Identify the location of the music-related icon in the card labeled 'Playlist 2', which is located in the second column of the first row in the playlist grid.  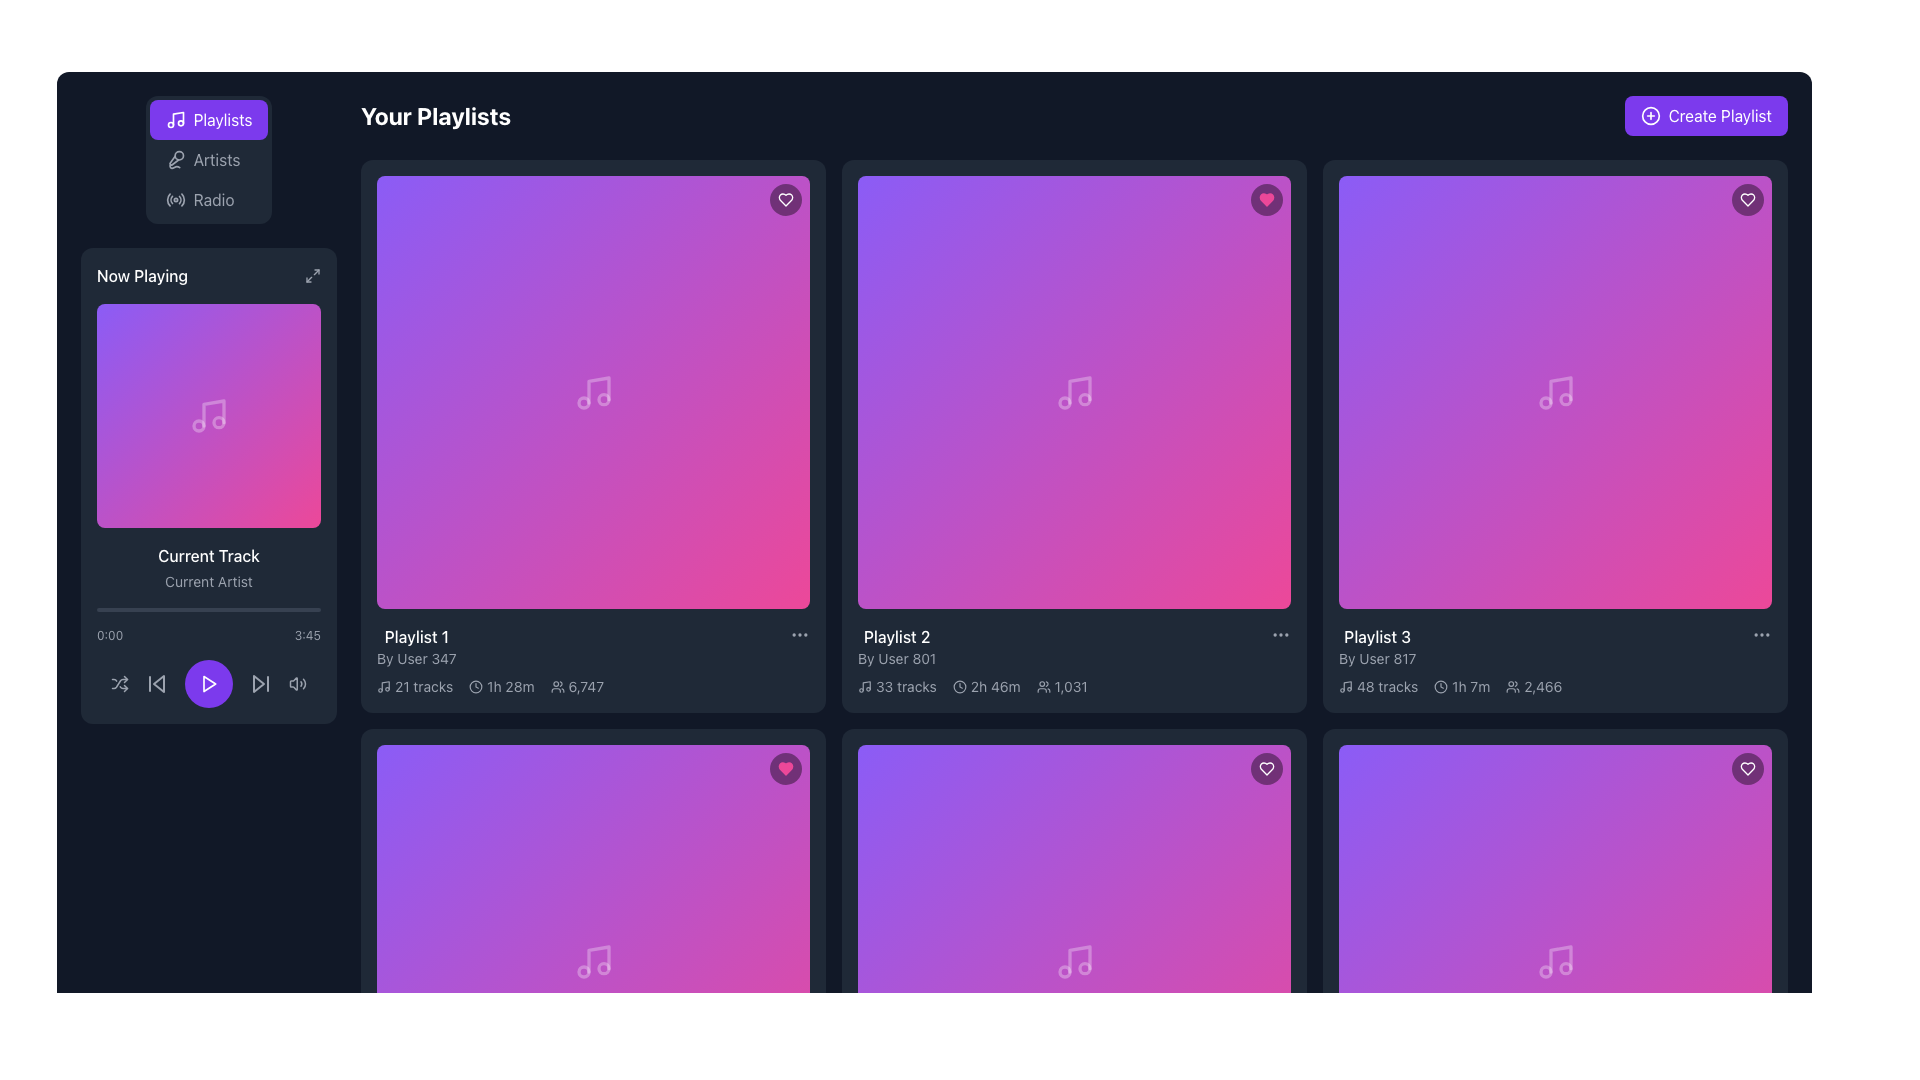
(1073, 392).